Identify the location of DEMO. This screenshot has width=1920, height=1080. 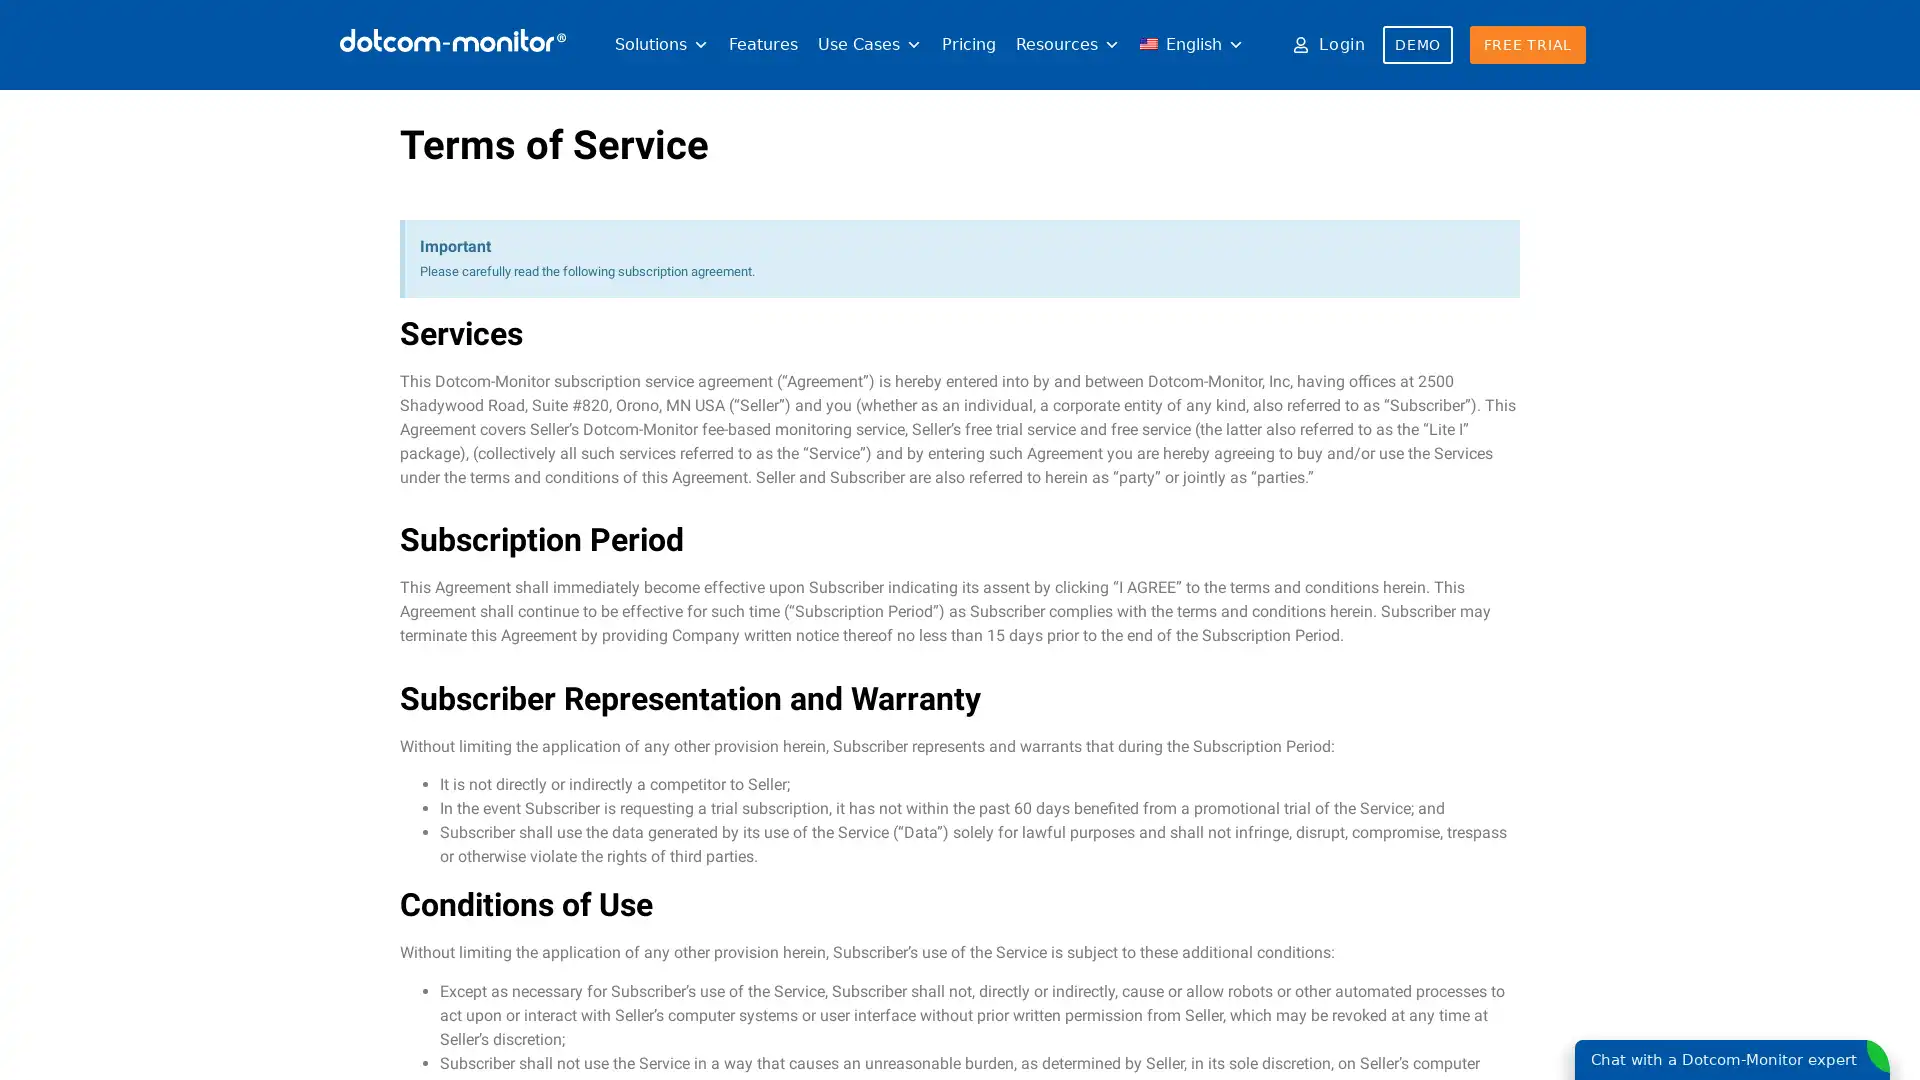
(1416, 45).